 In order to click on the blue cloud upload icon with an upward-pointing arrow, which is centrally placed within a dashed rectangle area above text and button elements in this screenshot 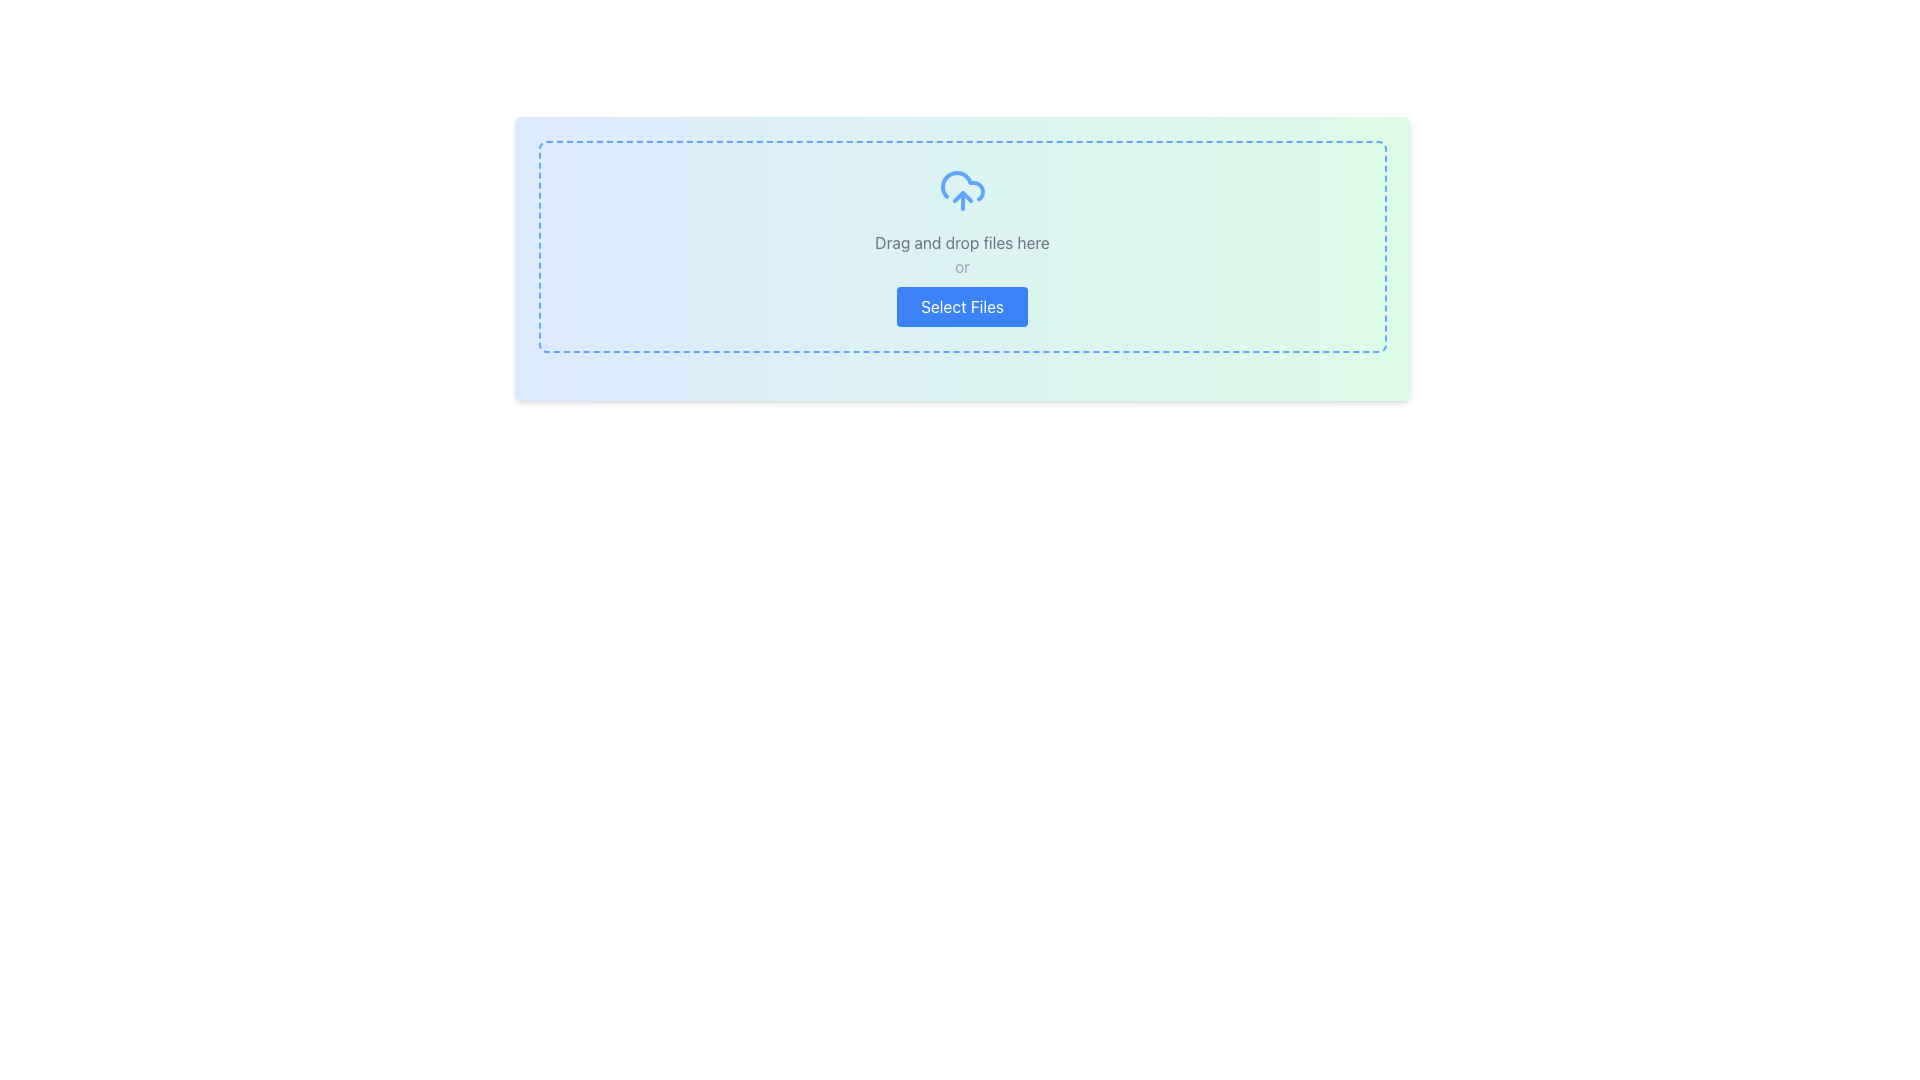, I will do `click(962, 191)`.